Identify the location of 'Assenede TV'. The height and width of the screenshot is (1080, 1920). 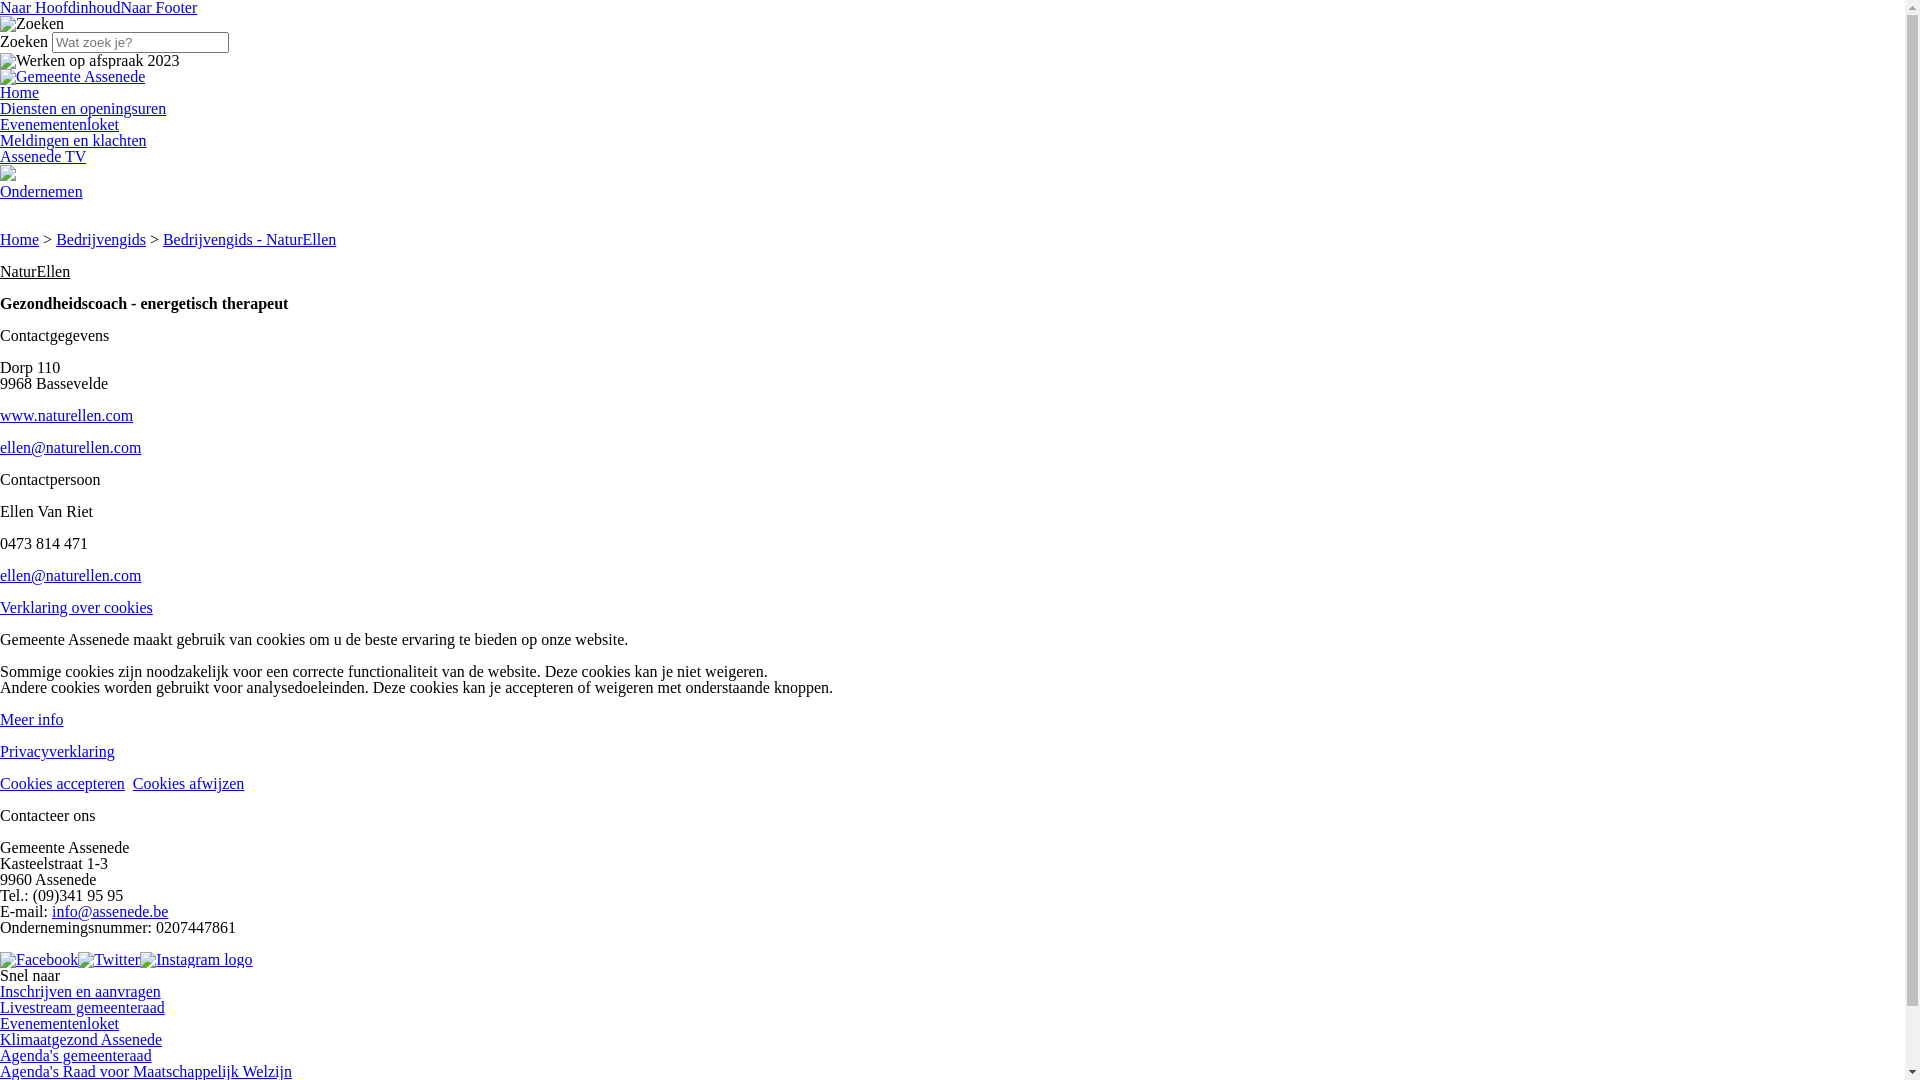
(43, 155).